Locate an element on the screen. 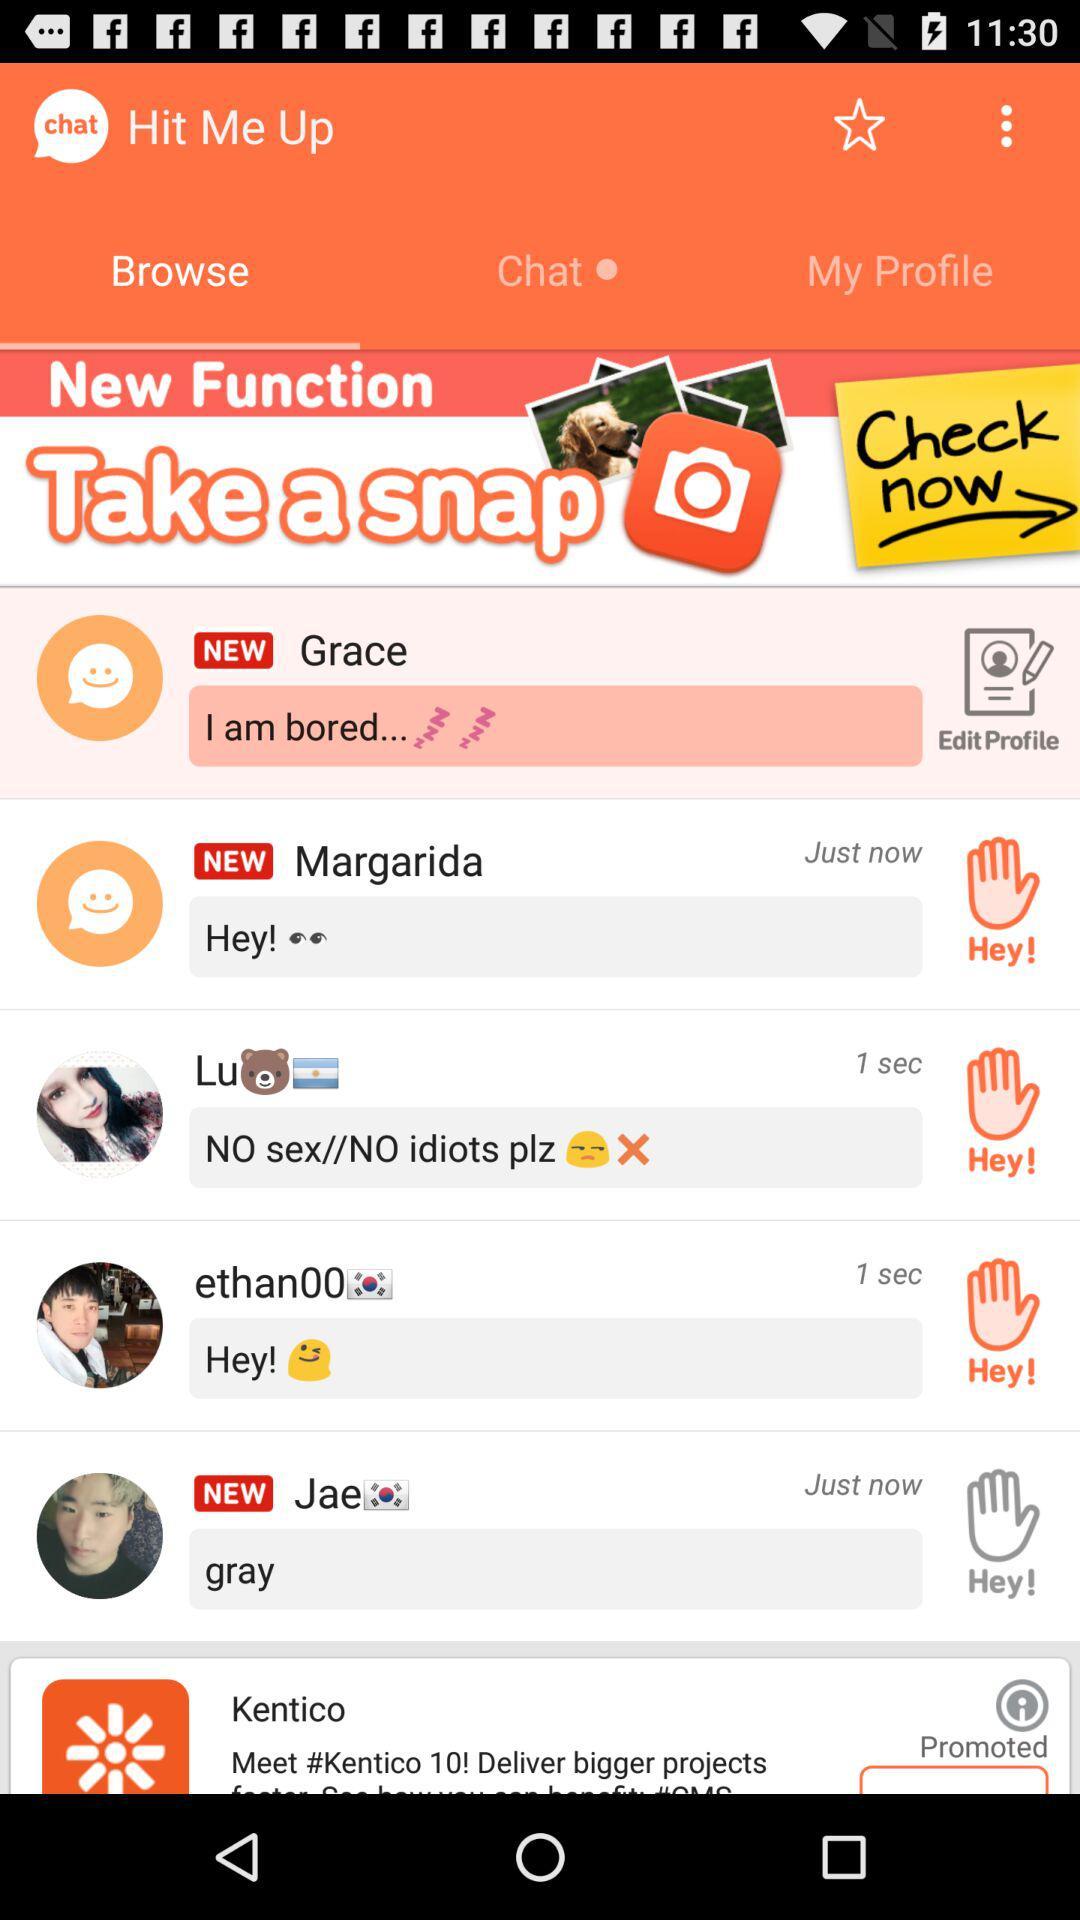 The image size is (1080, 1920). send hey is located at coordinates (995, 902).